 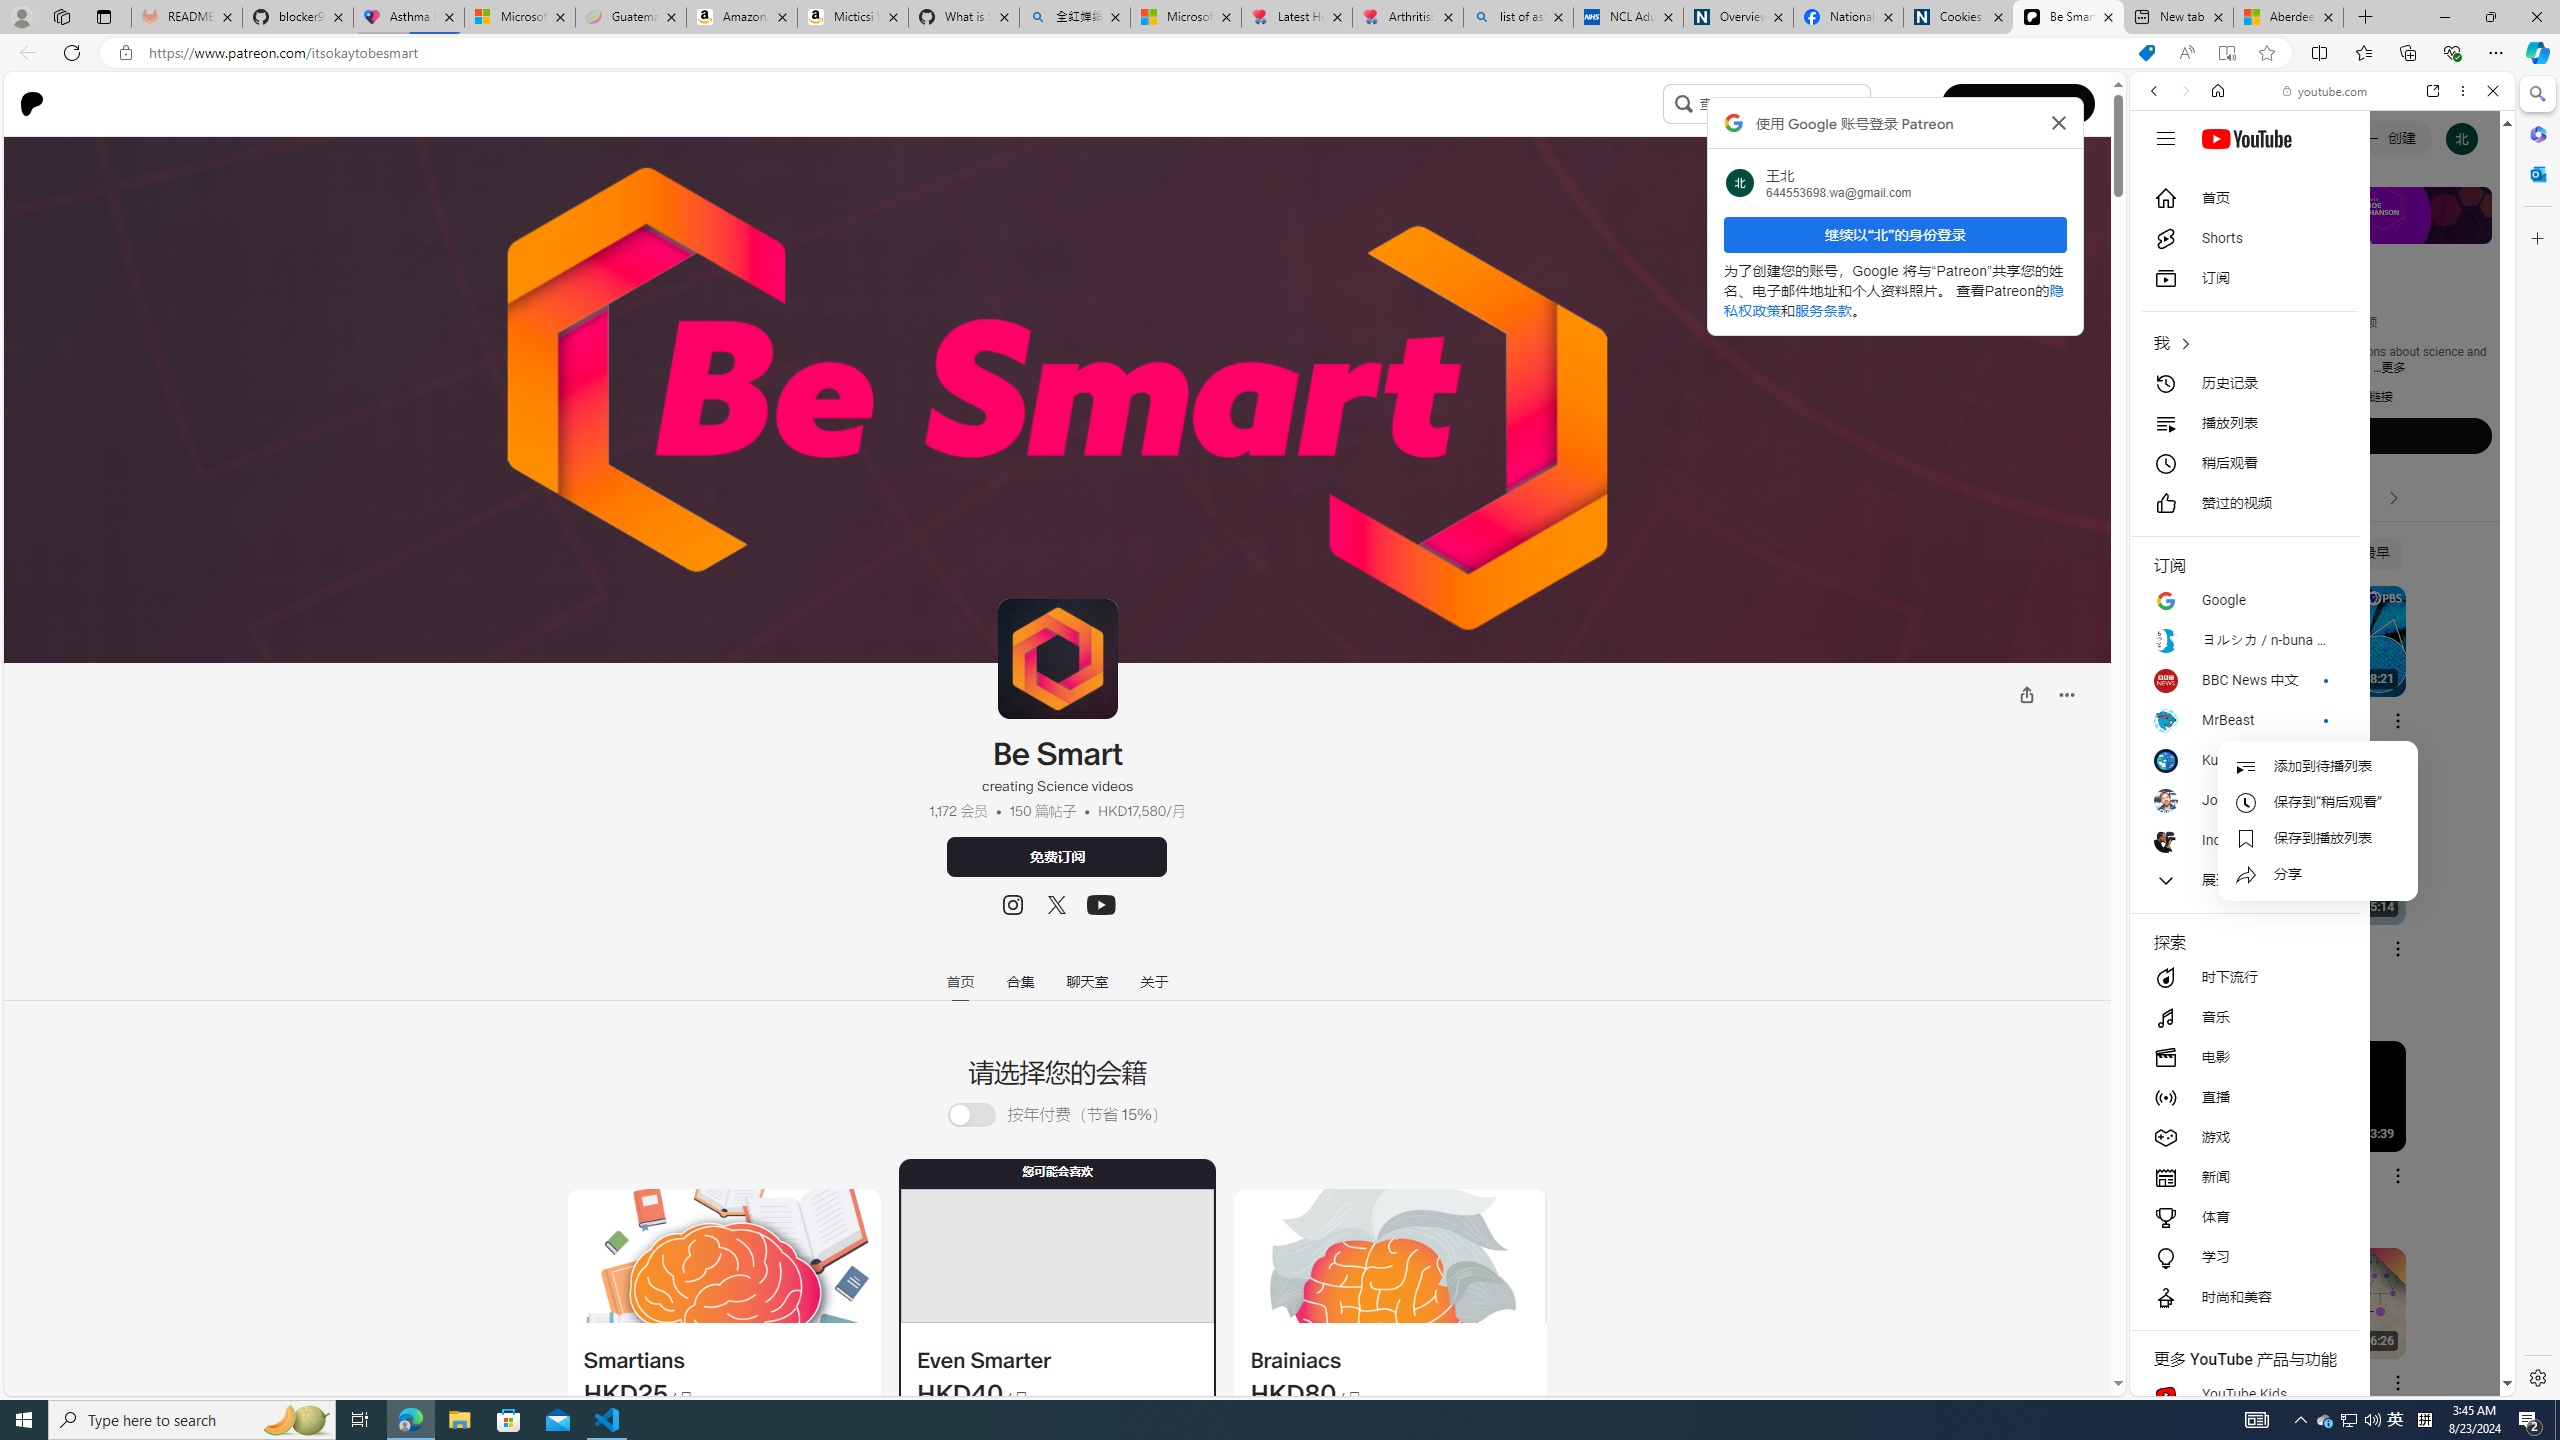 I want to click on 'Class: sc-jrQzAO inFiZu', so click(x=1683, y=102).